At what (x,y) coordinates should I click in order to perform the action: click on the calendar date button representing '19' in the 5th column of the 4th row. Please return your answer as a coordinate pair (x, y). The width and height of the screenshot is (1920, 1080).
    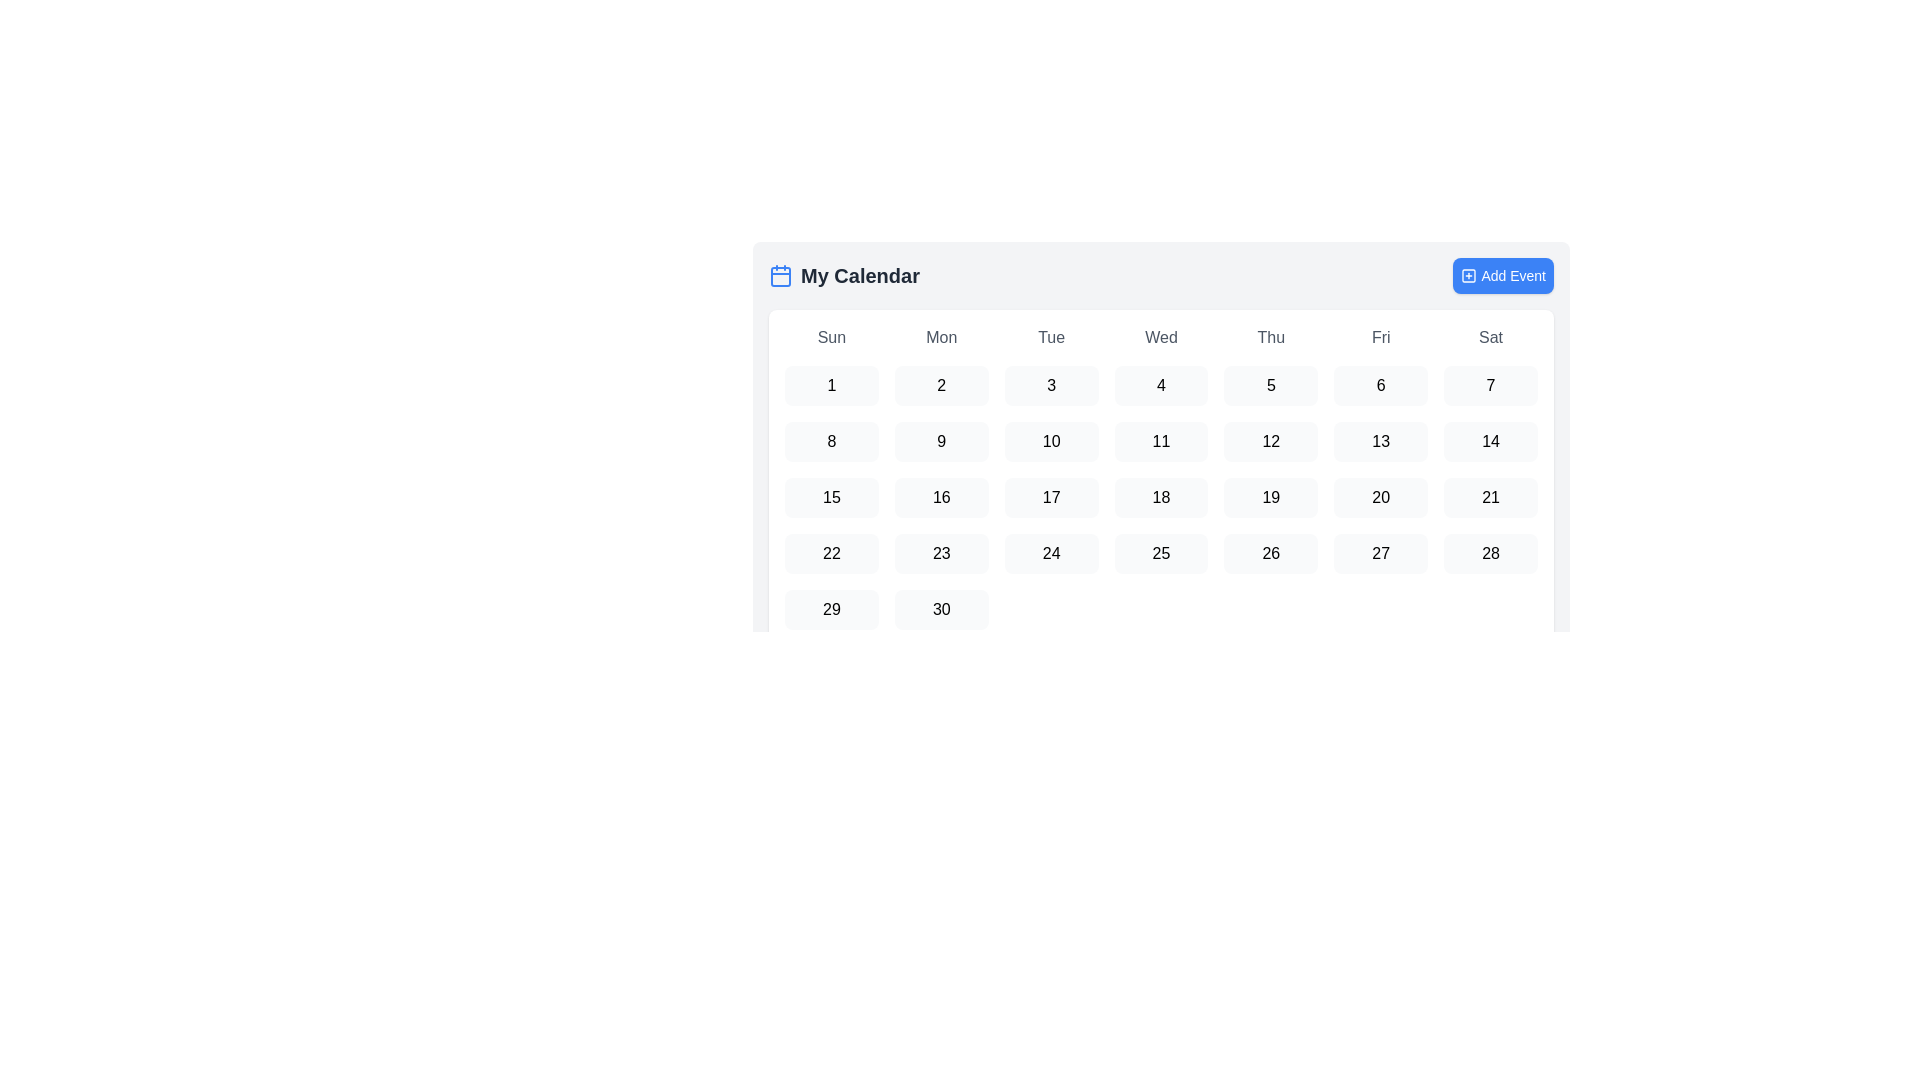
    Looking at the image, I should click on (1270, 496).